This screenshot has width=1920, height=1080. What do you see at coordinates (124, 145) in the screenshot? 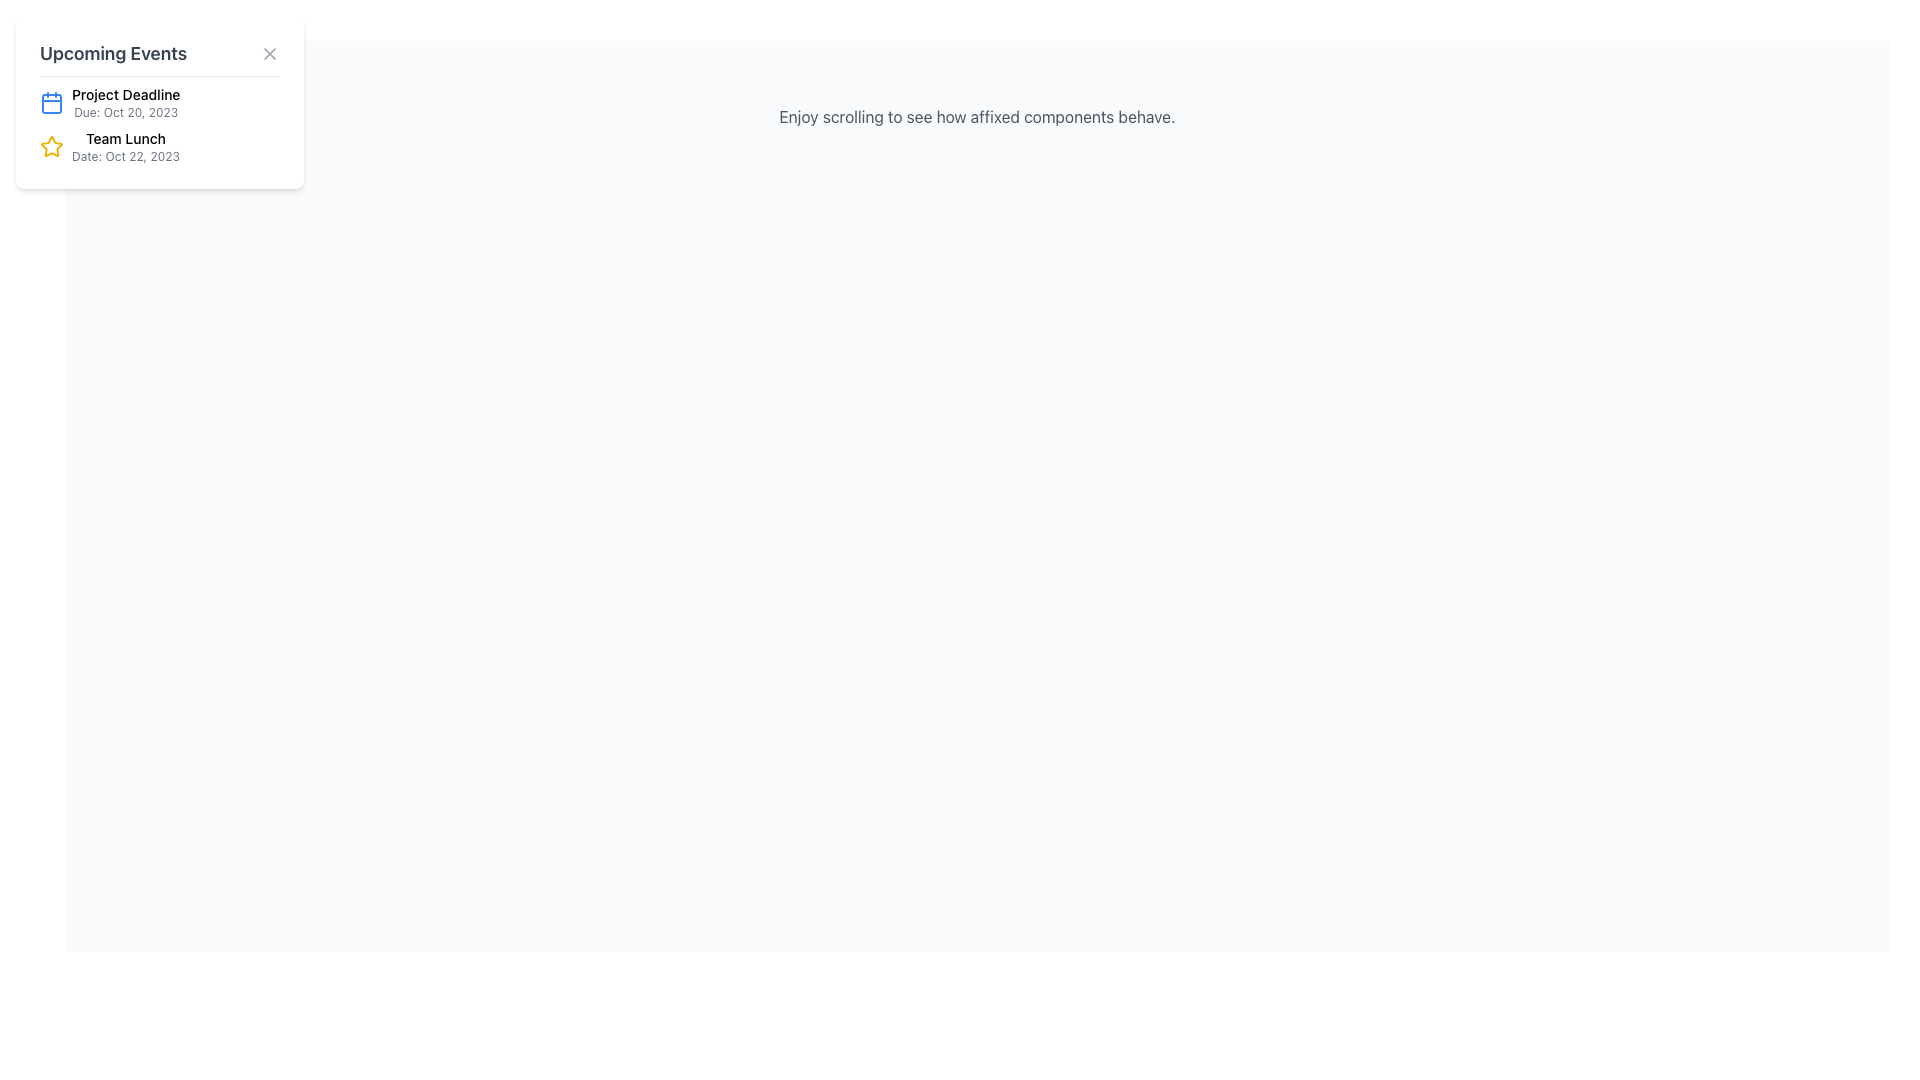
I see `textual information from the 'Team Lunch' event display, which consists of two lines: 'Team Lunch' in medium font weight and 'Date: Oct 22, 2023' in smaller gray font, located under the 'Upcoming Events' section` at bounding box center [124, 145].